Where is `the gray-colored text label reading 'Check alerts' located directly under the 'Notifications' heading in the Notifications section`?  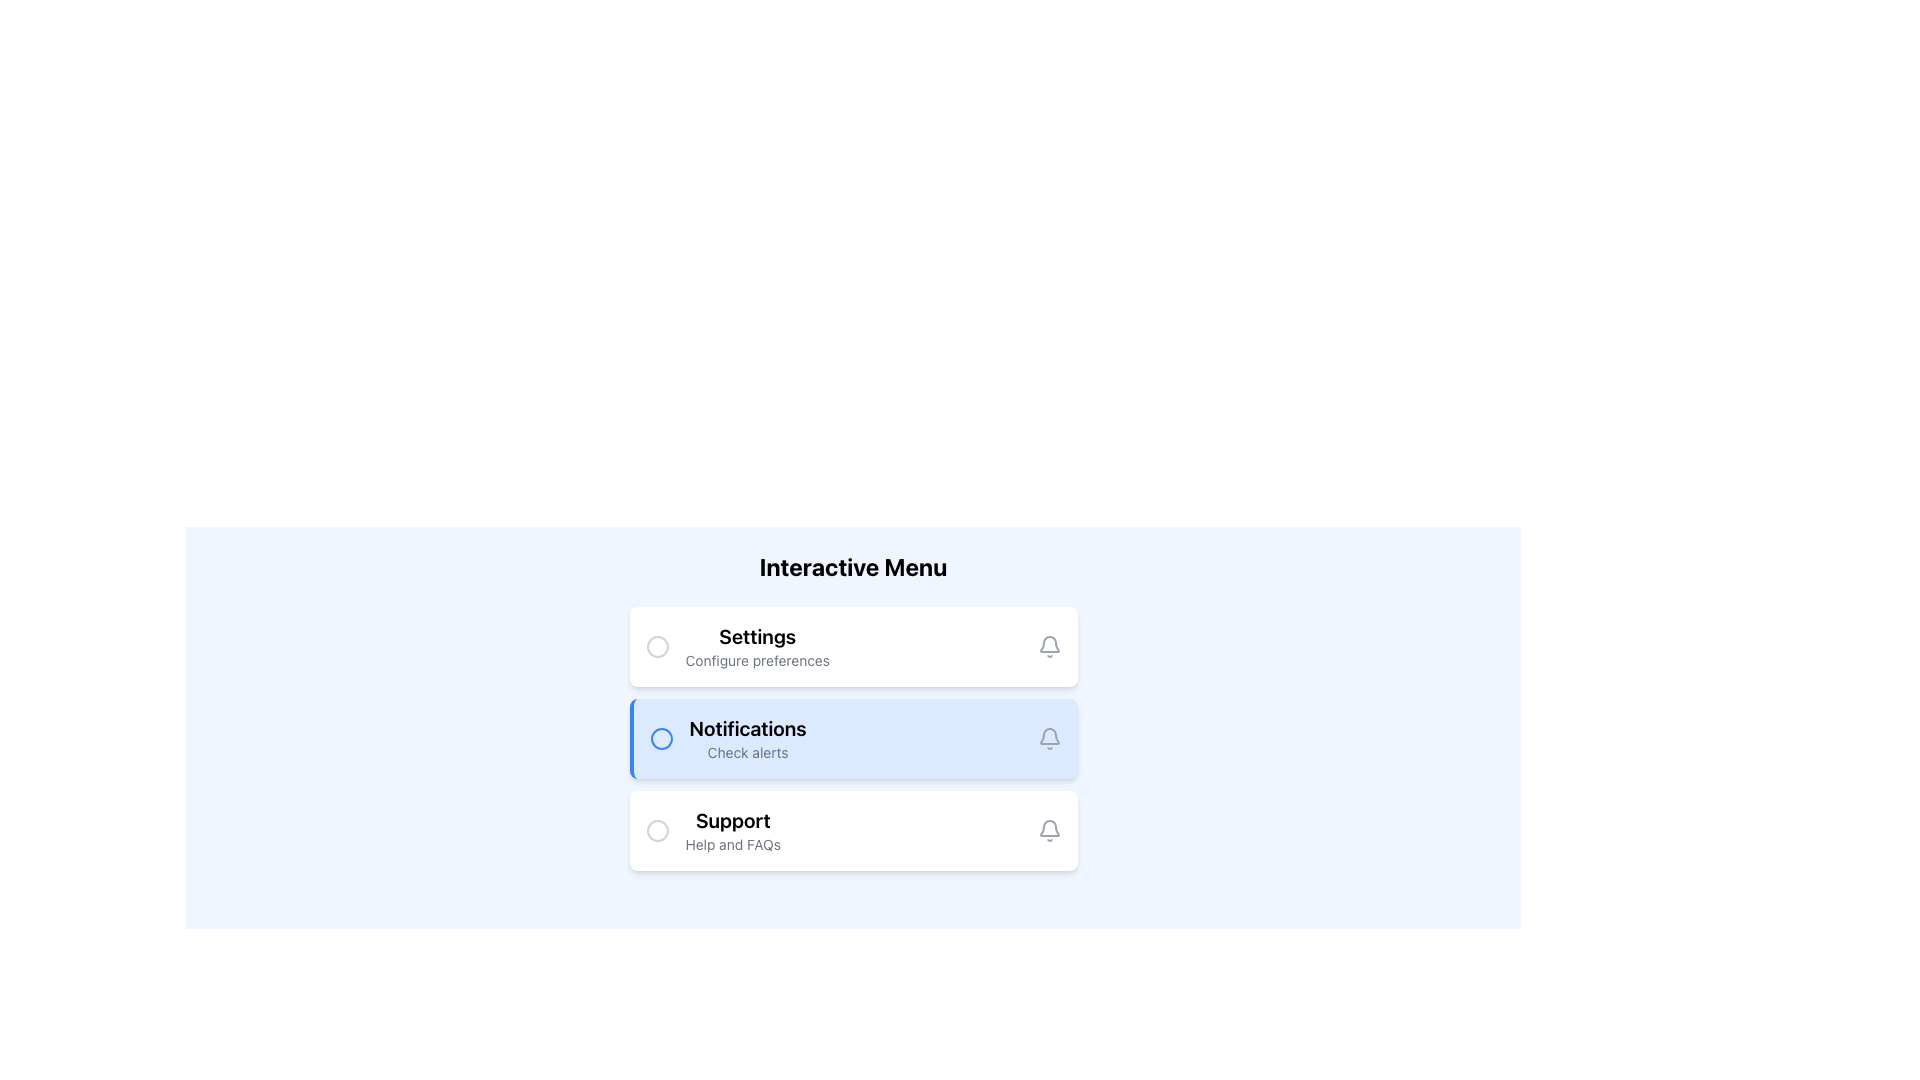 the gray-colored text label reading 'Check alerts' located directly under the 'Notifications' heading in the Notifications section is located at coordinates (747, 752).